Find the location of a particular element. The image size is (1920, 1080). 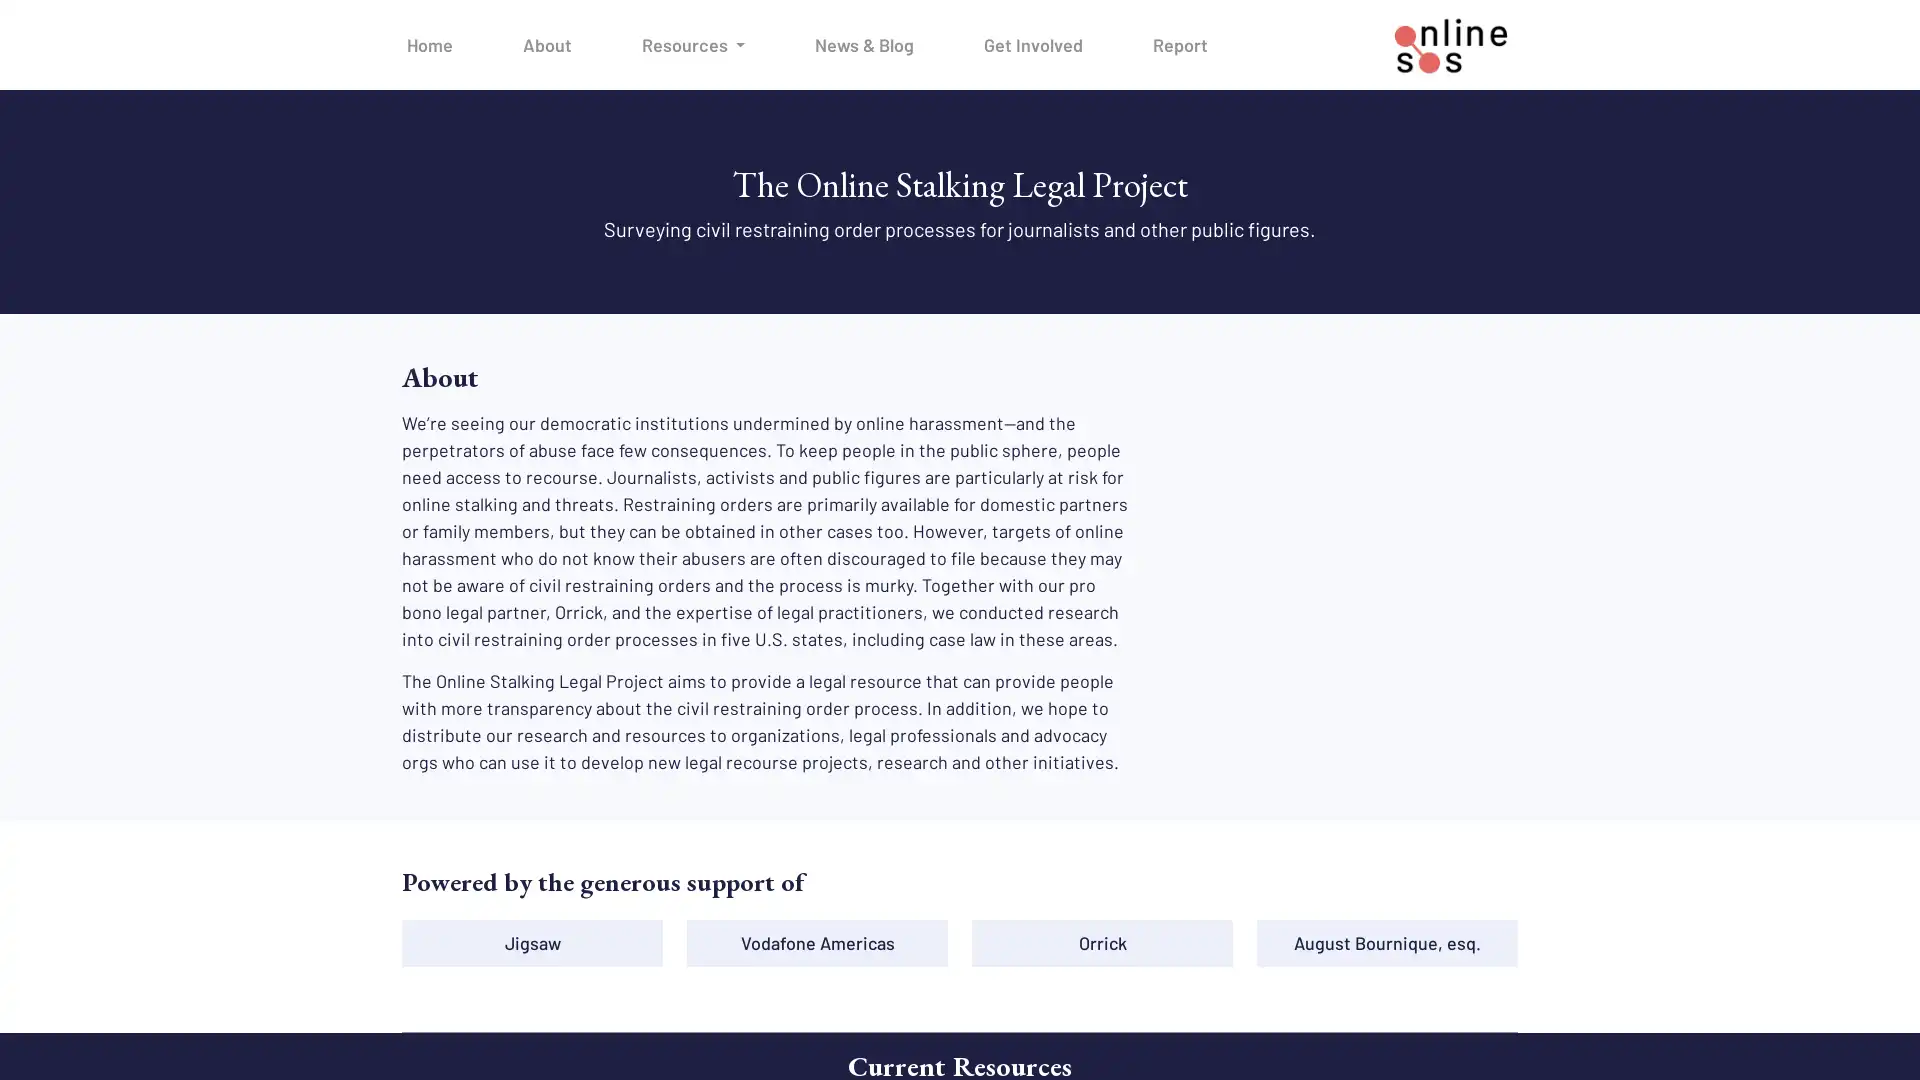

Resources is located at coordinates (692, 44).